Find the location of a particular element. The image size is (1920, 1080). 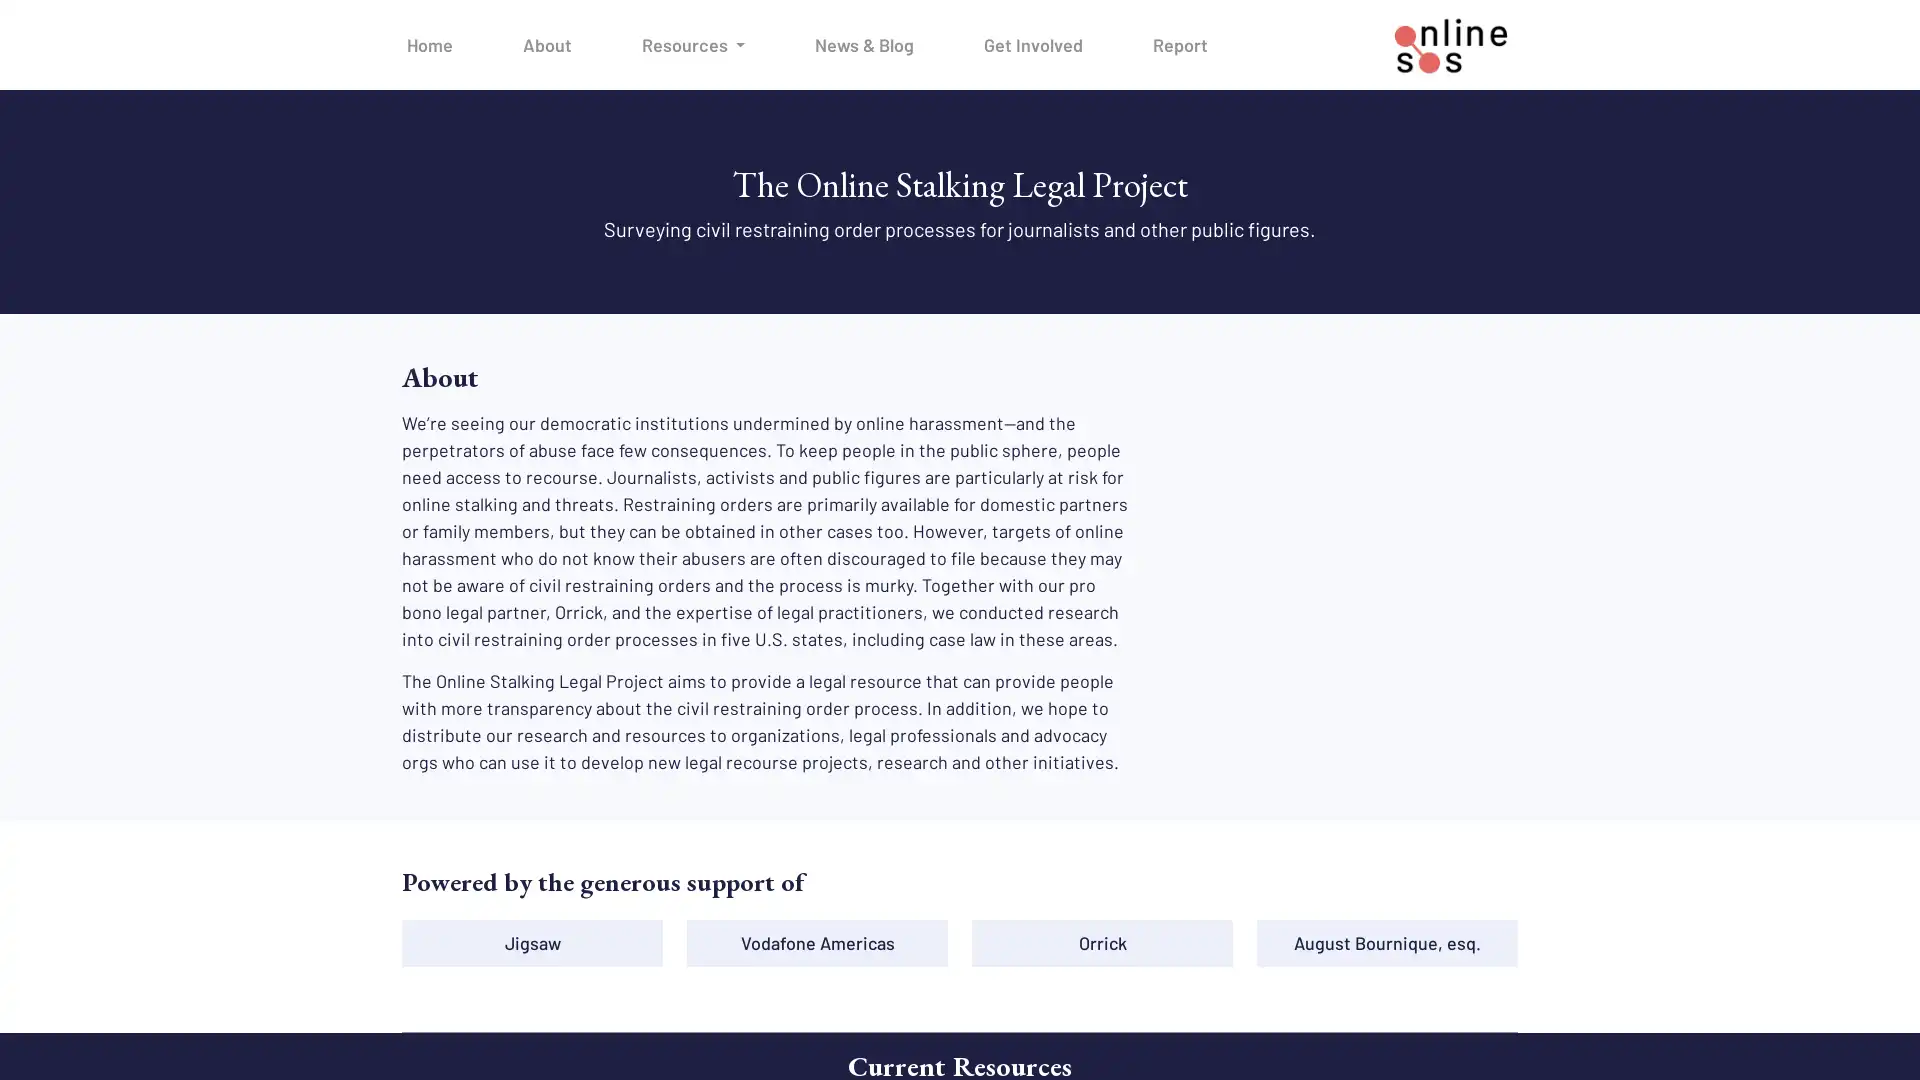

Resources is located at coordinates (692, 44).